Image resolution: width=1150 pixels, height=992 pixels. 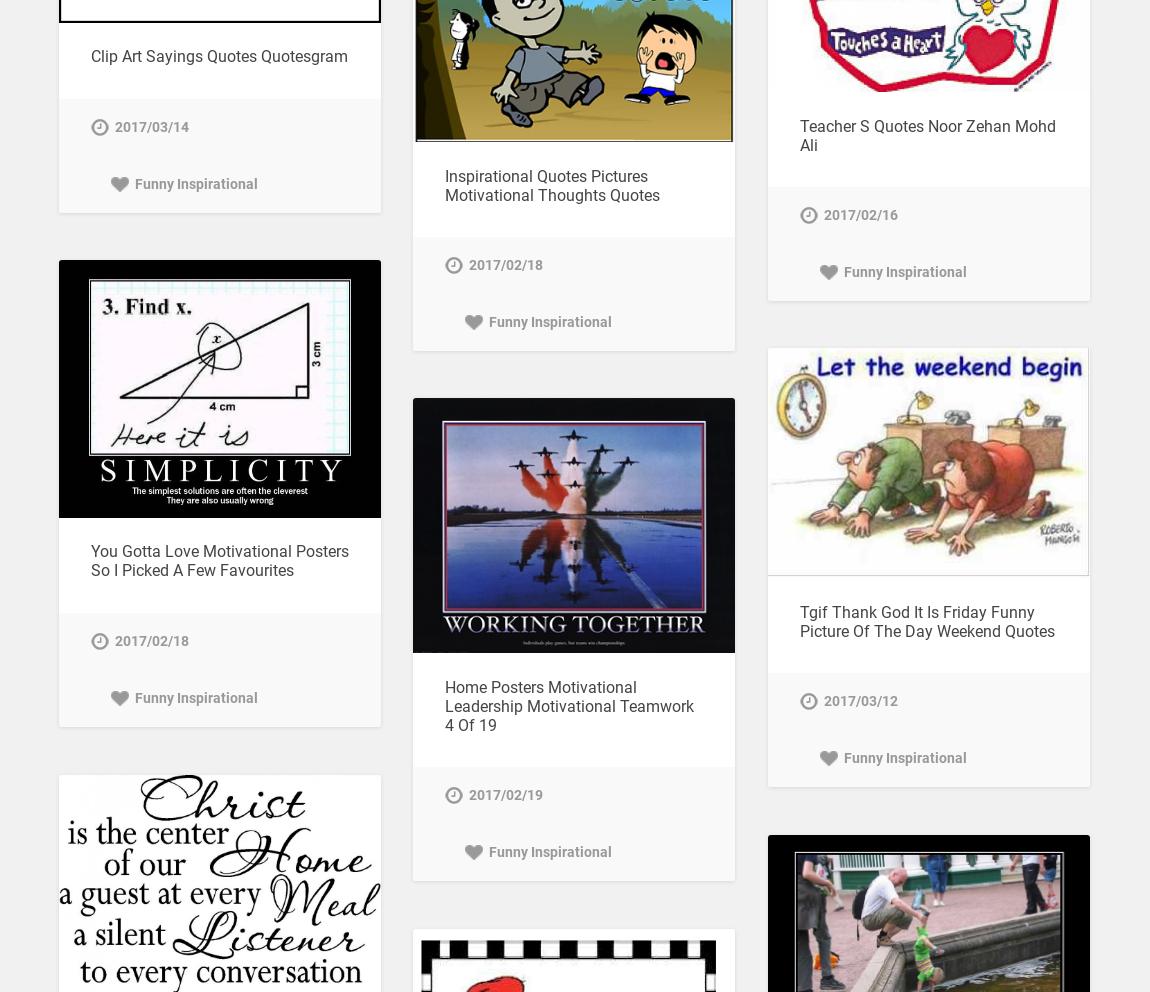 I want to click on '2017/02/19', so click(x=504, y=794).